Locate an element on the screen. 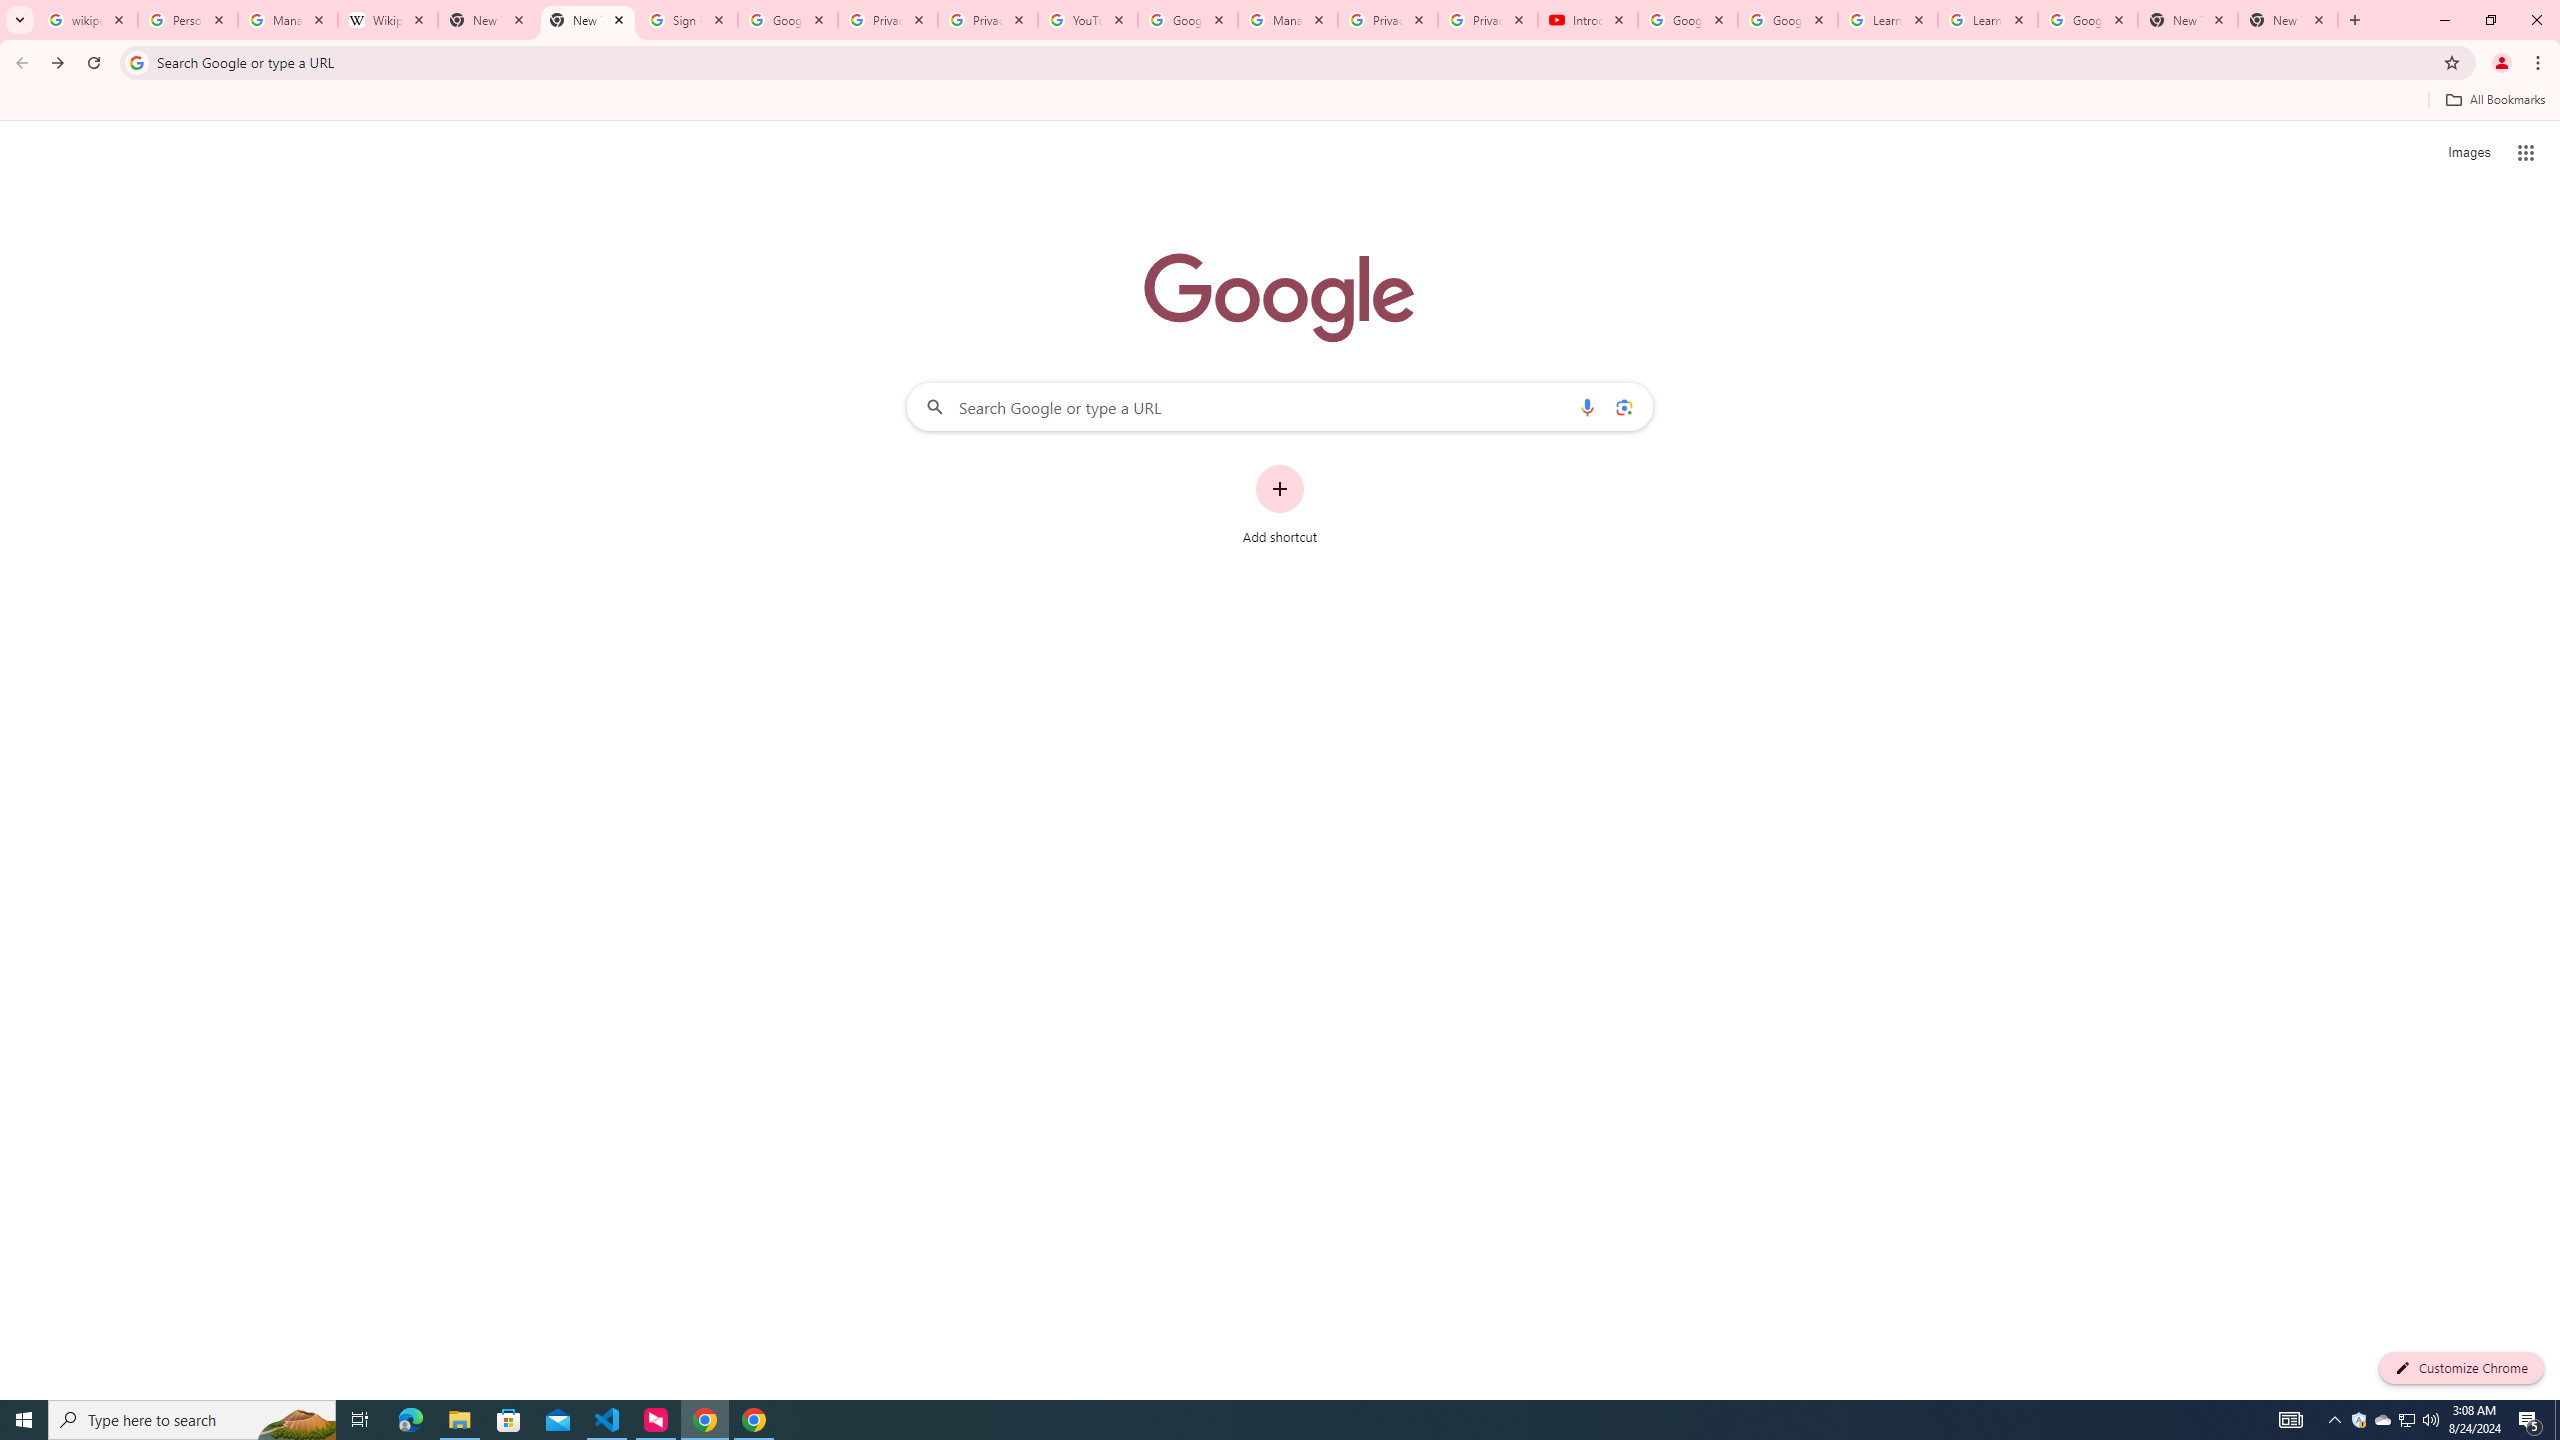  'Personalization & Google Search results - Google Search Help' is located at coordinates (186, 19).